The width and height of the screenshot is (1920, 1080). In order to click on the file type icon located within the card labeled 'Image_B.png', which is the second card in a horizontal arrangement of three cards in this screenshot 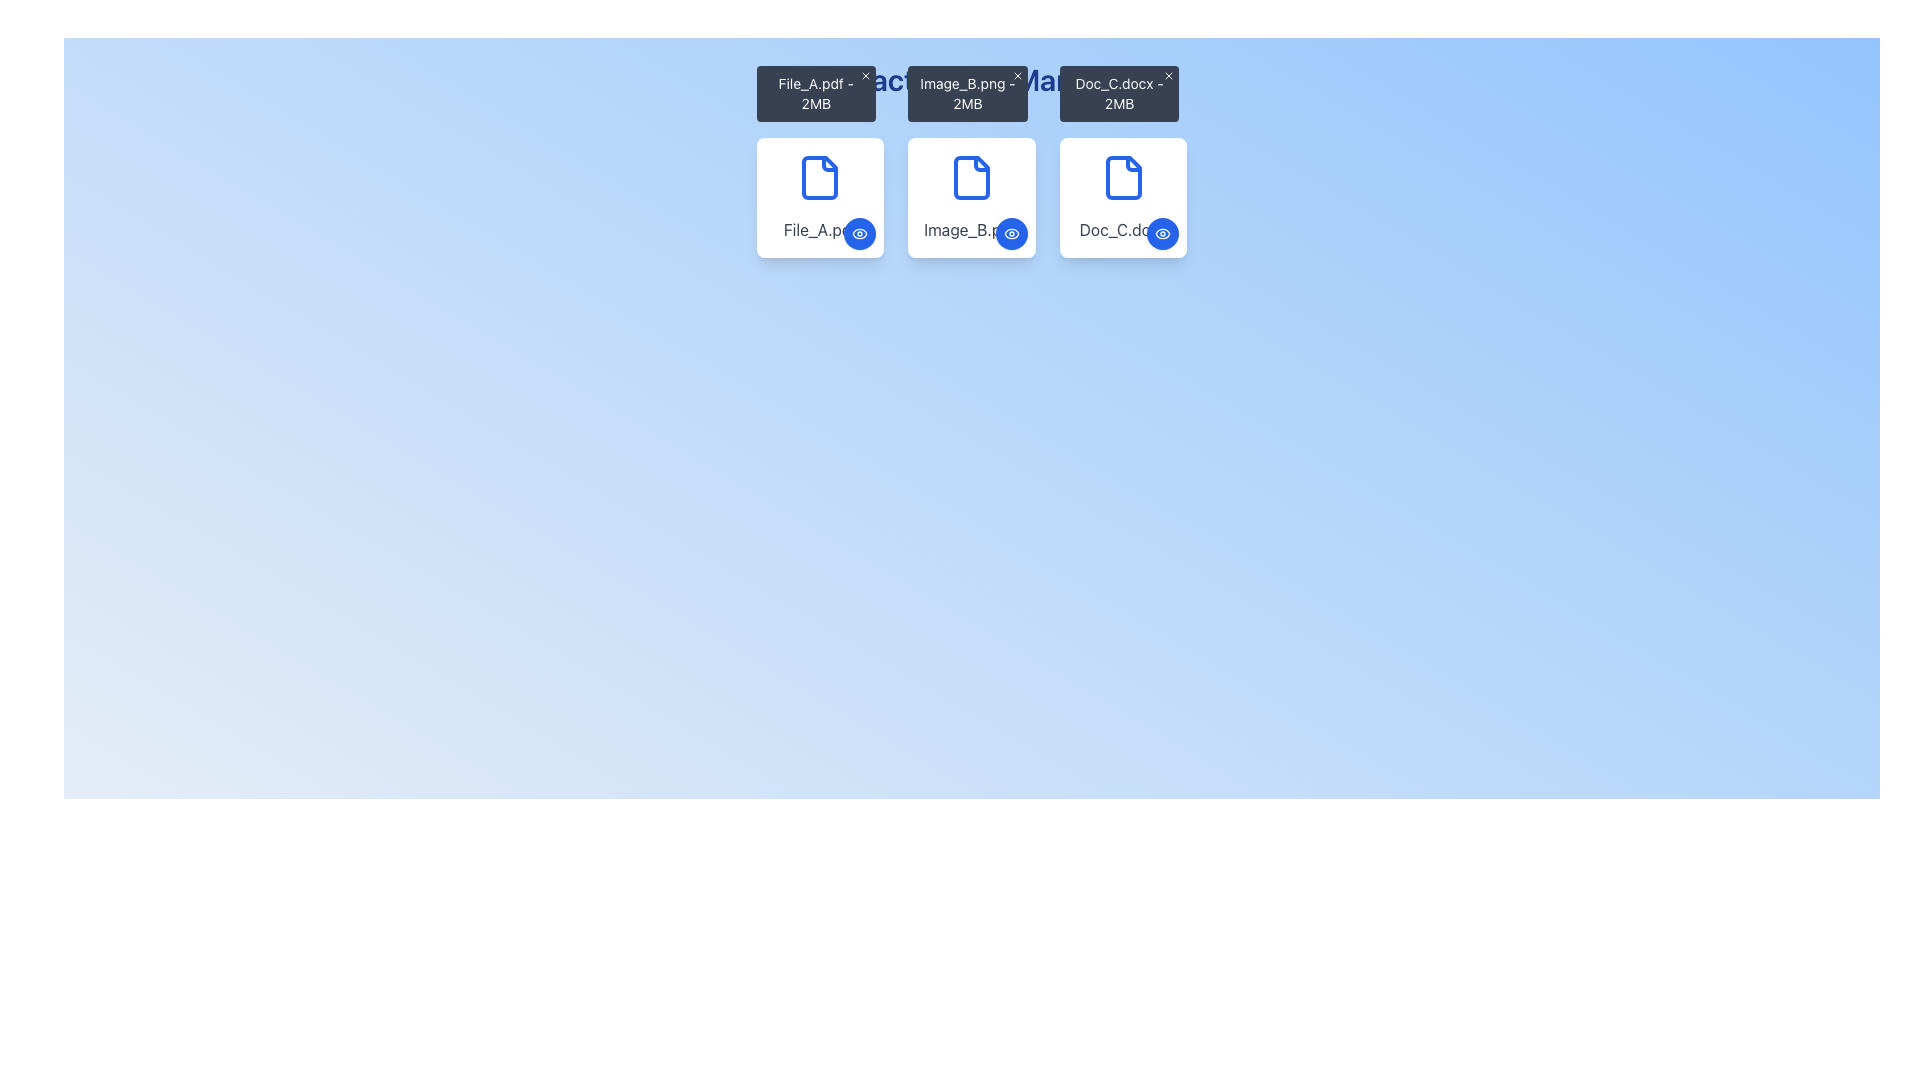, I will do `click(971, 176)`.